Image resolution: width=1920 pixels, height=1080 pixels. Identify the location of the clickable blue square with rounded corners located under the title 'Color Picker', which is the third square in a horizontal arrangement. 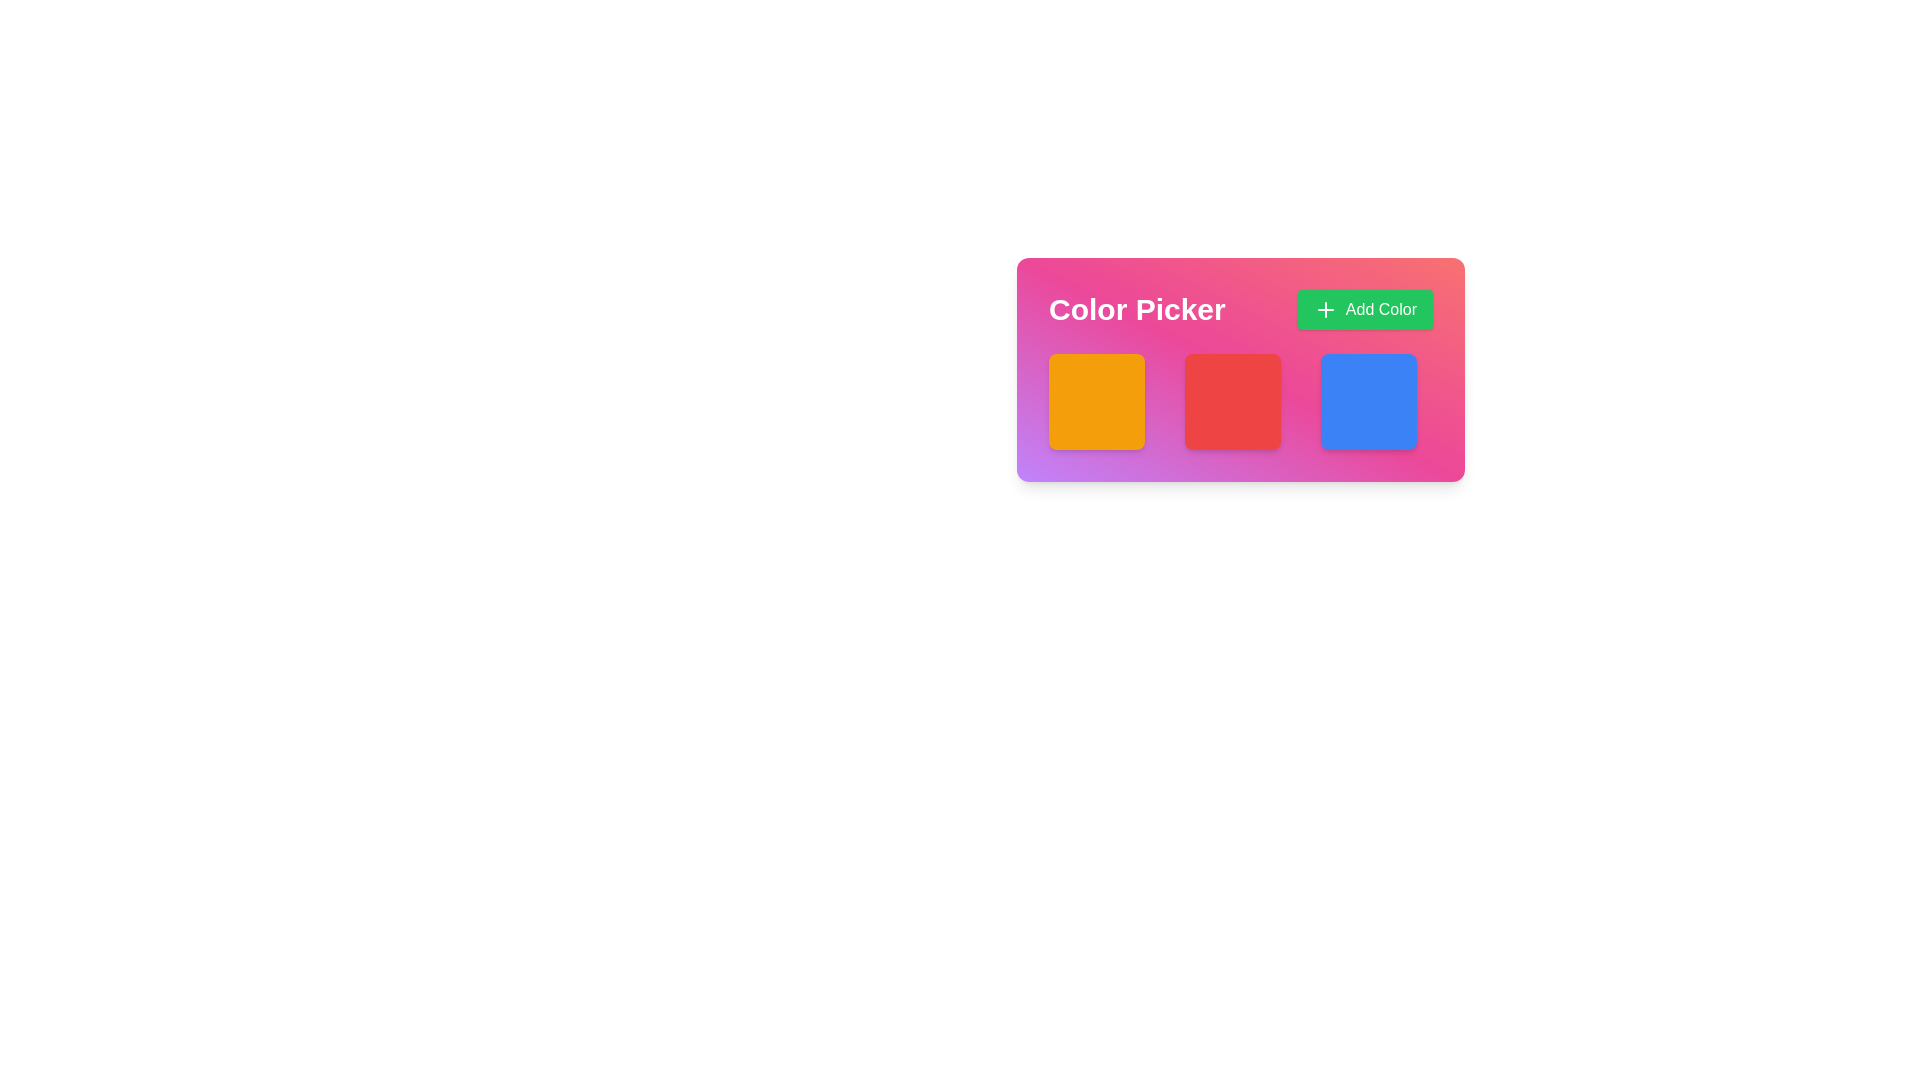
(1376, 401).